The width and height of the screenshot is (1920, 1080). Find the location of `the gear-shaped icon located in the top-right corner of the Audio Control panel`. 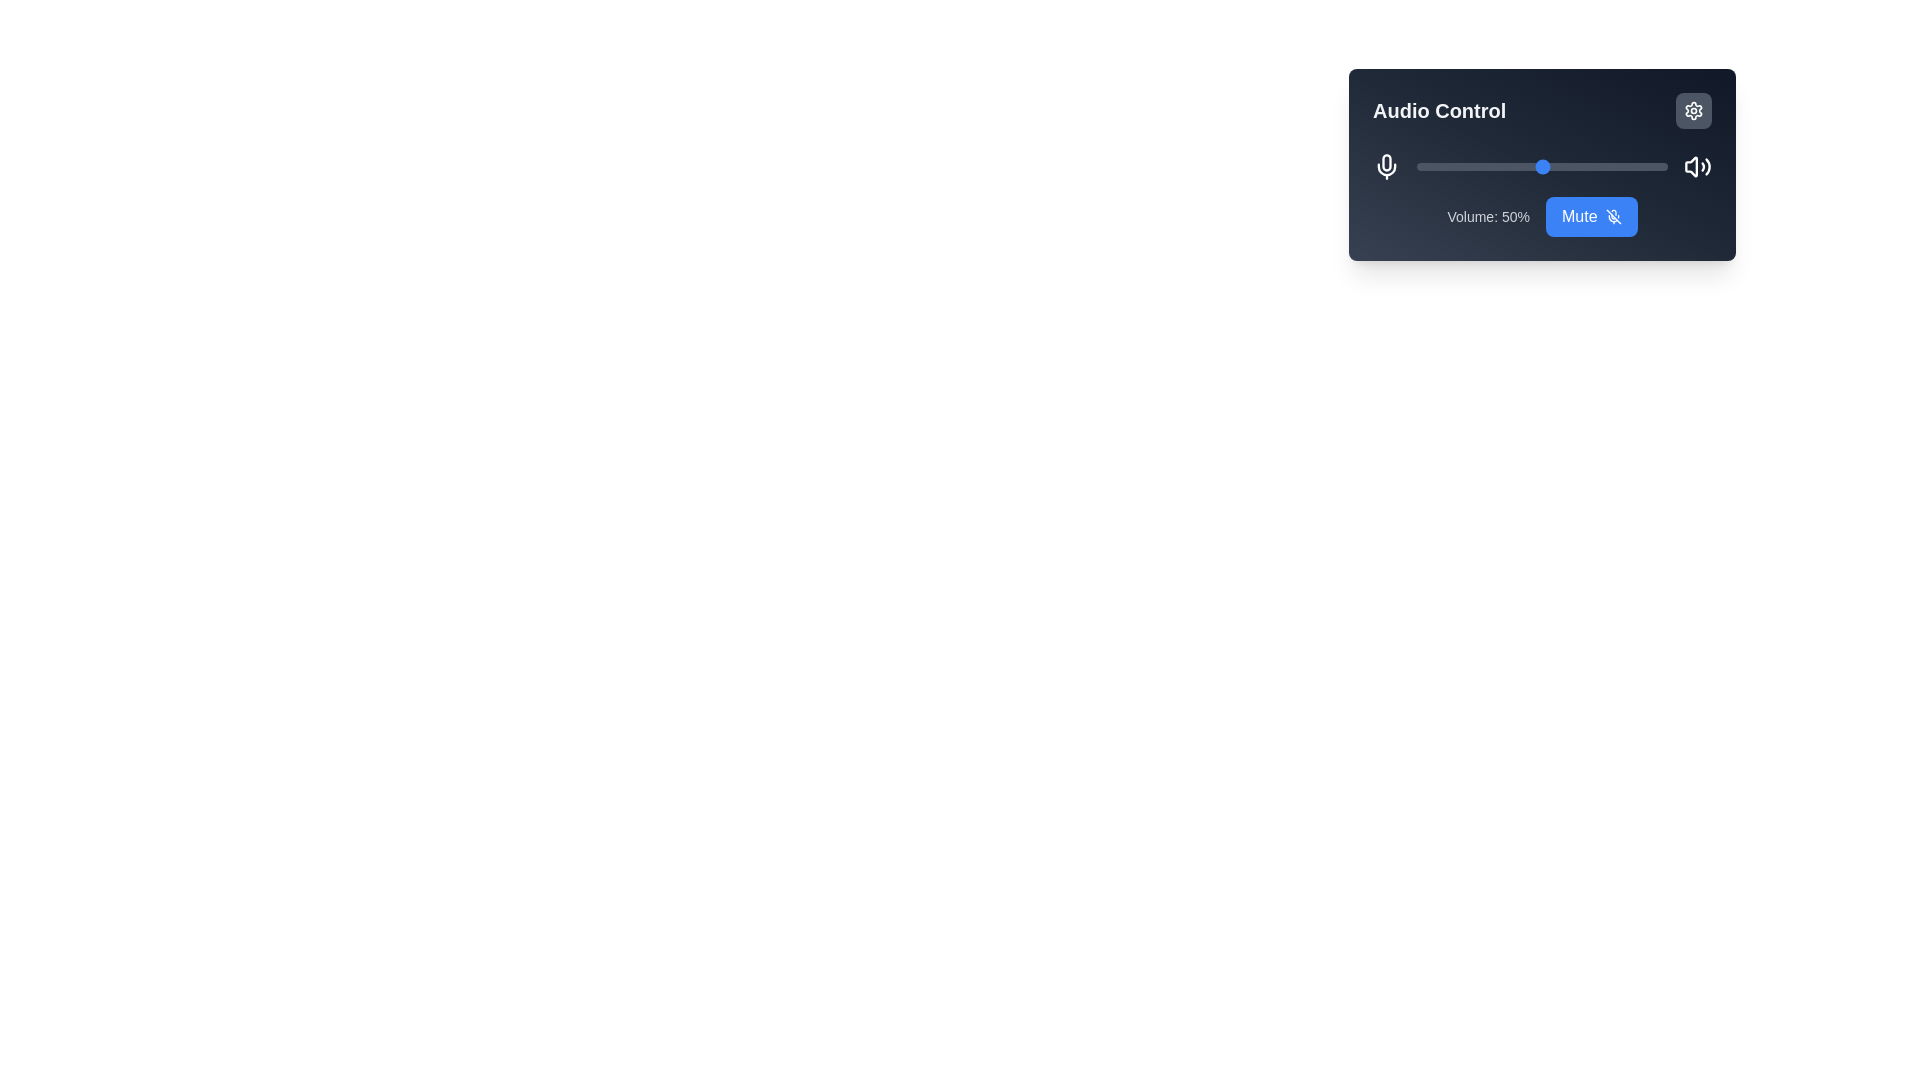

the gear-shaped icon located in the top-right corner of the Audio Control panel is located at coordinates (1693, 111).